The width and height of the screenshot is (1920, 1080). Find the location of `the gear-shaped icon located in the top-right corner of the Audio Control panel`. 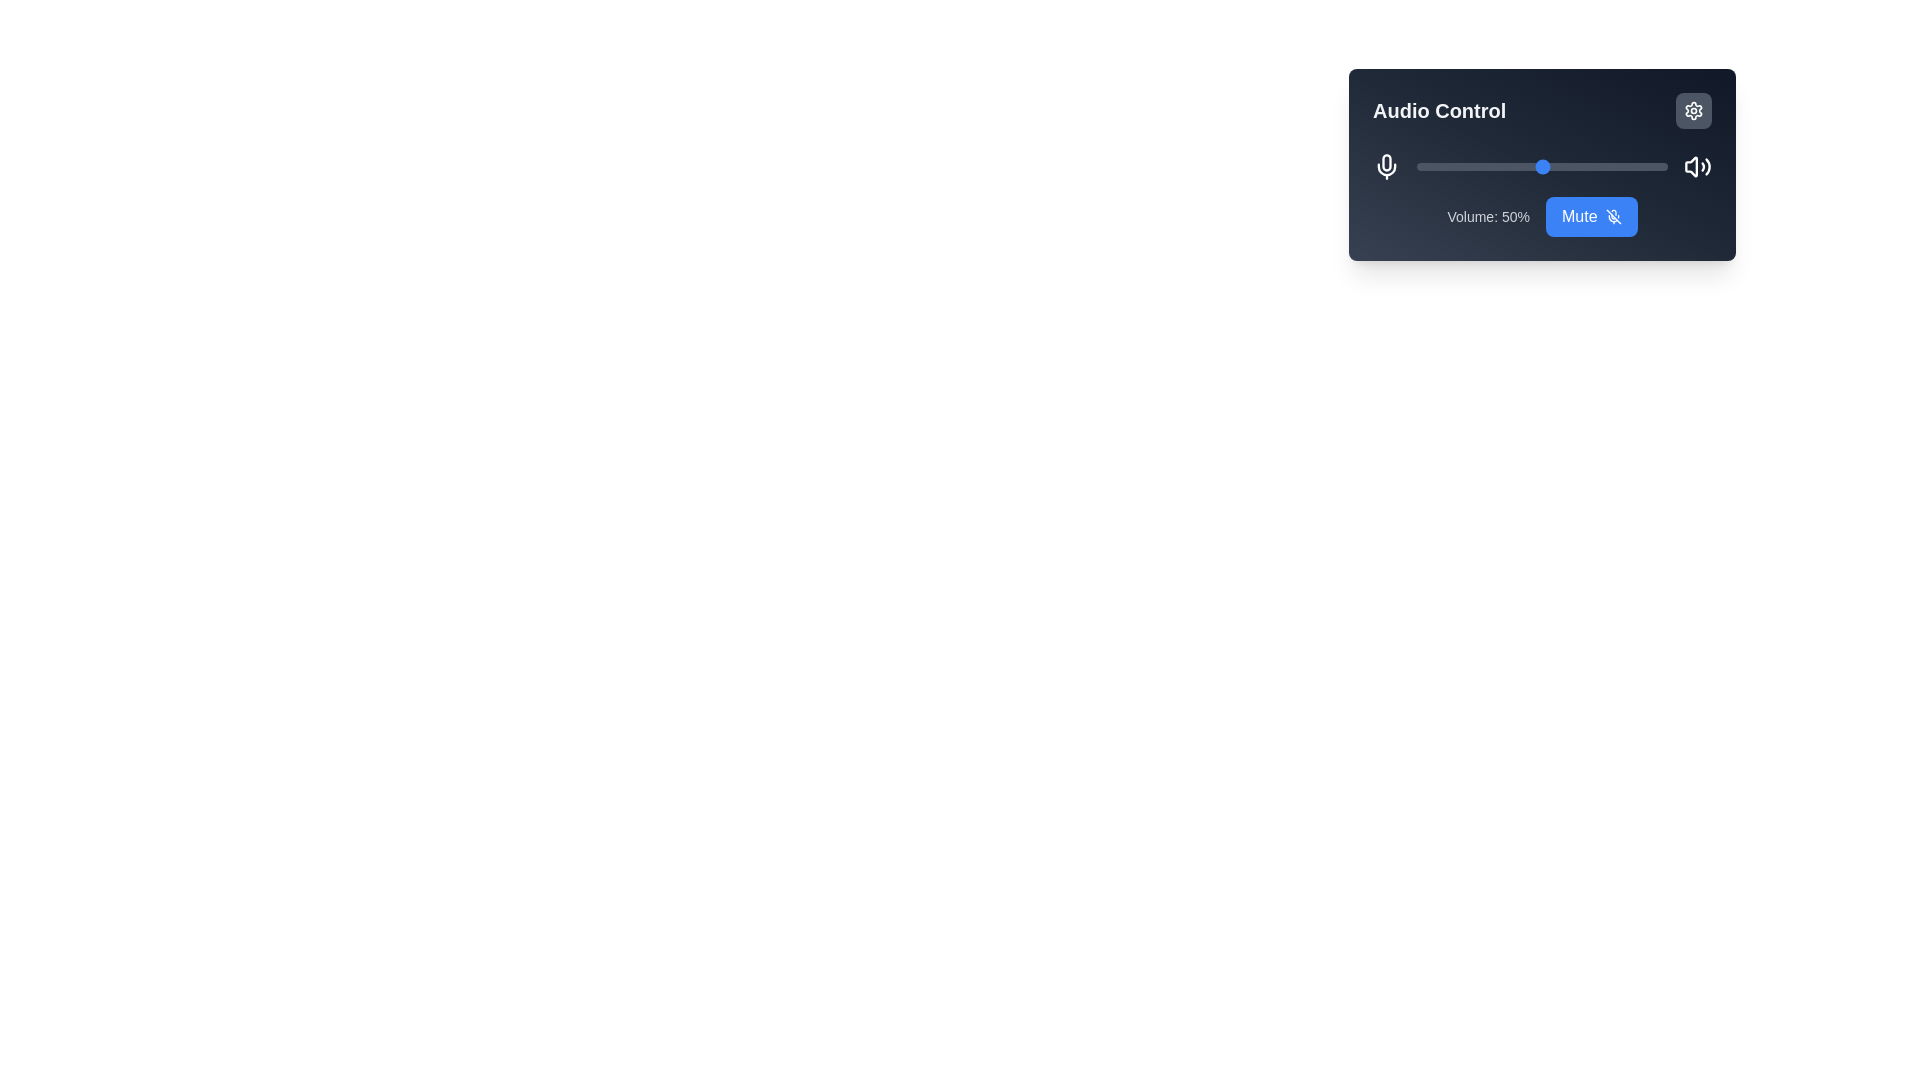

the gear-shaped icon located in the top-right corner of the Audio Control panel is located at coordinates (1693, 111).